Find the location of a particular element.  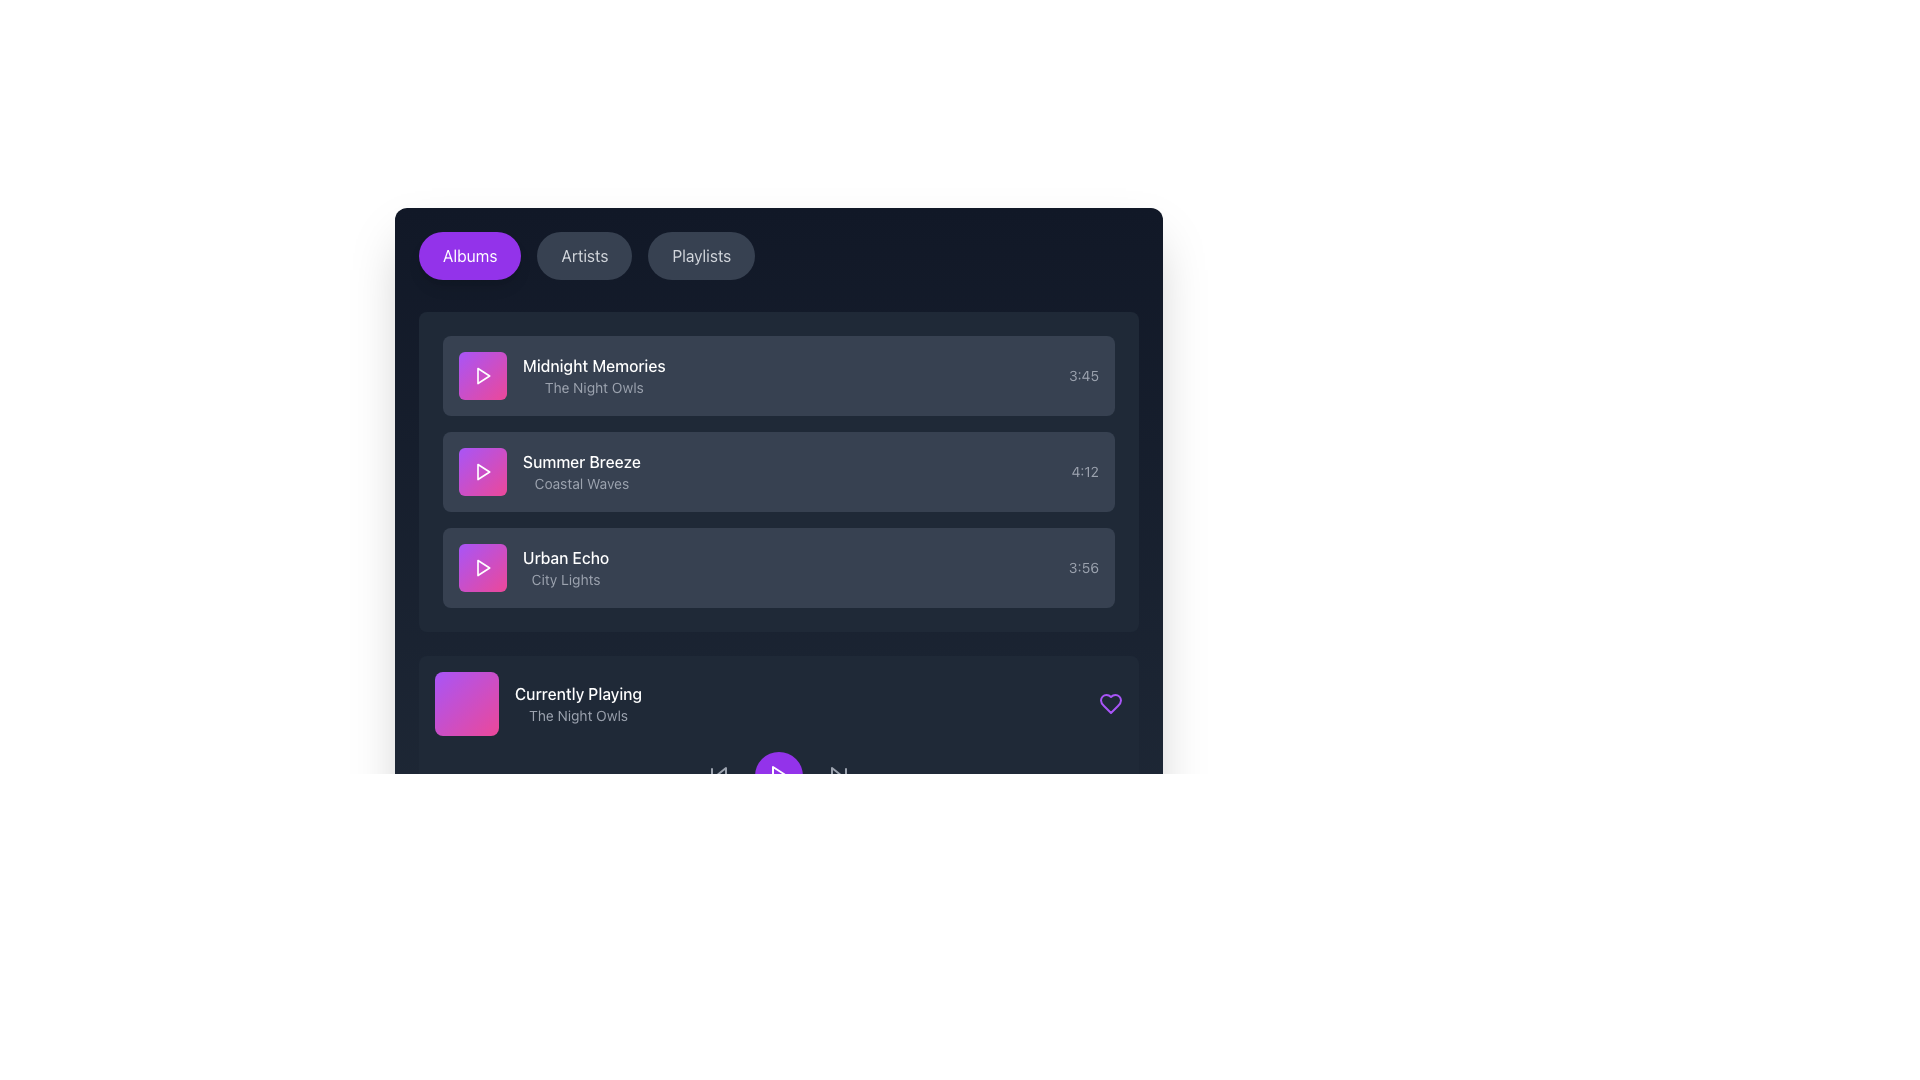

the play button for 'Midnight Memories' is located at coordinates (483, 375).